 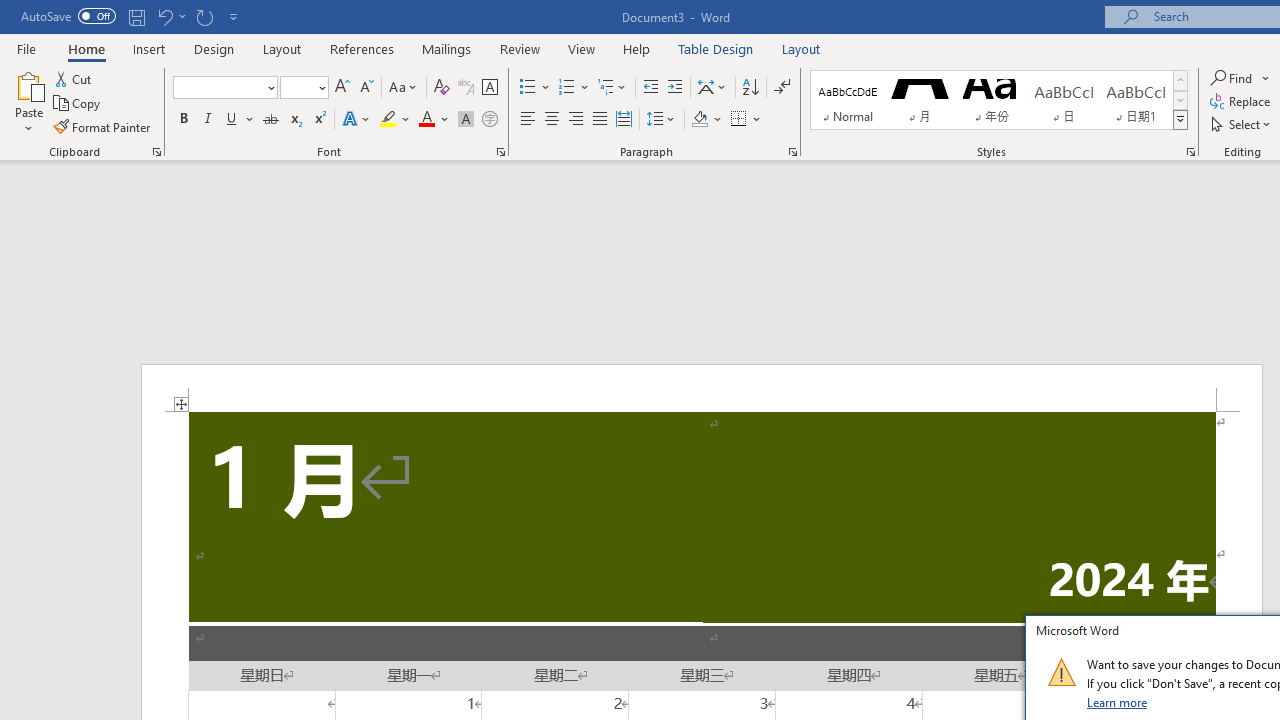 I want to click on 'Styles...', so click(x=1191, y=150).